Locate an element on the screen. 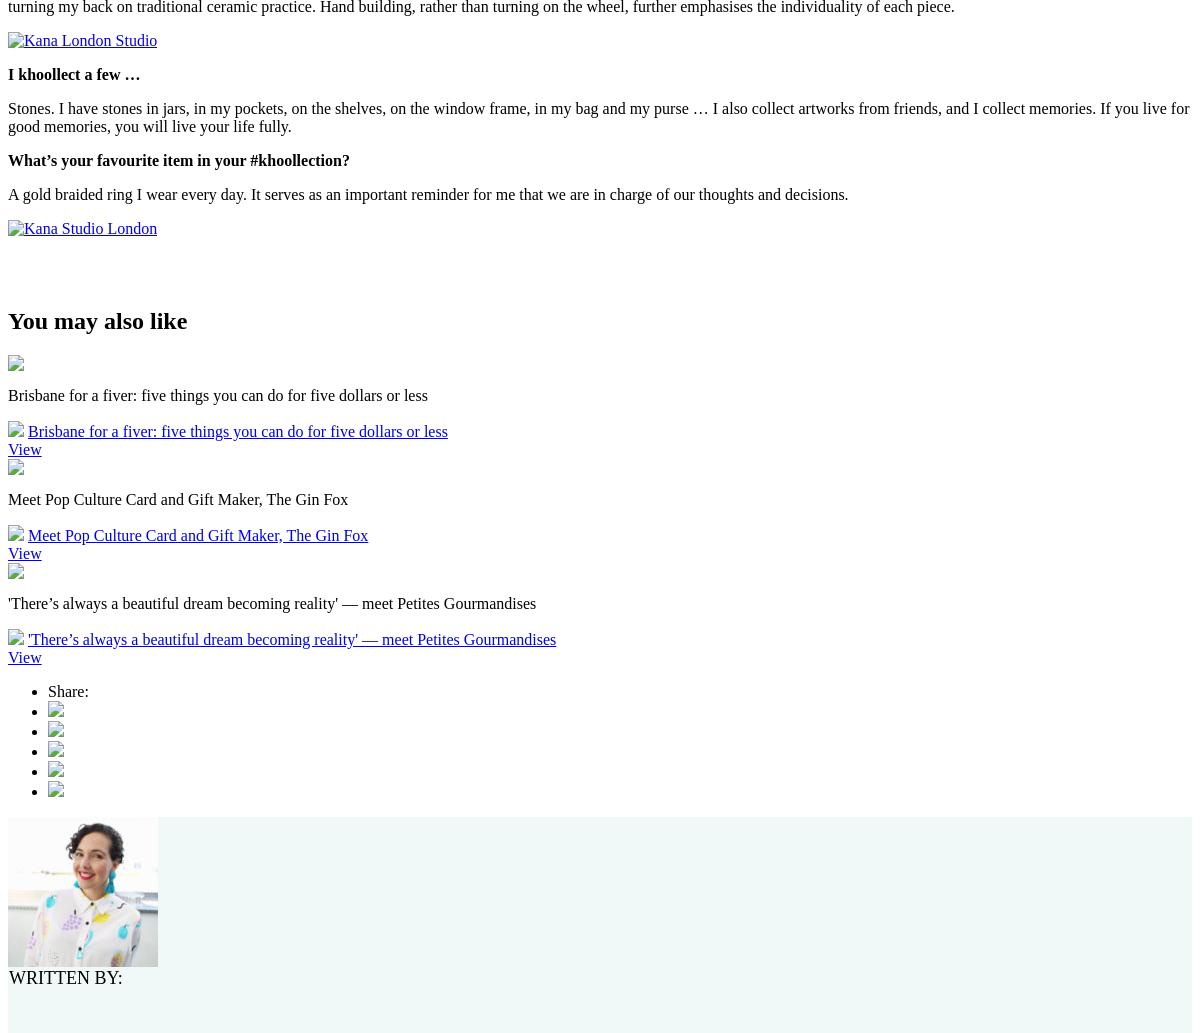 The height and width of the screenshot is (1033, 1200). 'A gold braided ring I wear every day. It serves as an important reminder for me that we are in charge of our thoughts and decisions.' is located at coordinates (428, 192).